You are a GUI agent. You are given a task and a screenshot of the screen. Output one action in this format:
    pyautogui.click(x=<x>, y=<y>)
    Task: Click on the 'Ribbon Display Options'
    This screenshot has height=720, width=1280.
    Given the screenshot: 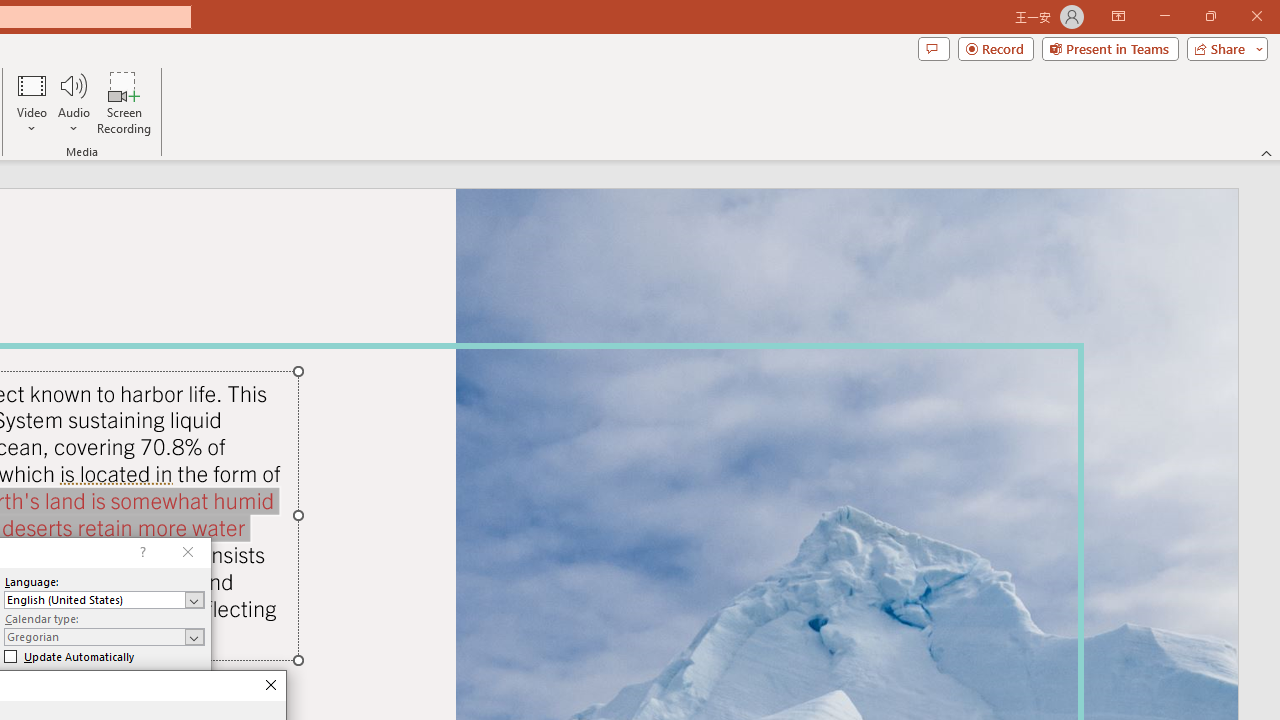 What is the action you would take?
    pyautogui.click(x=1117, y=16)
    